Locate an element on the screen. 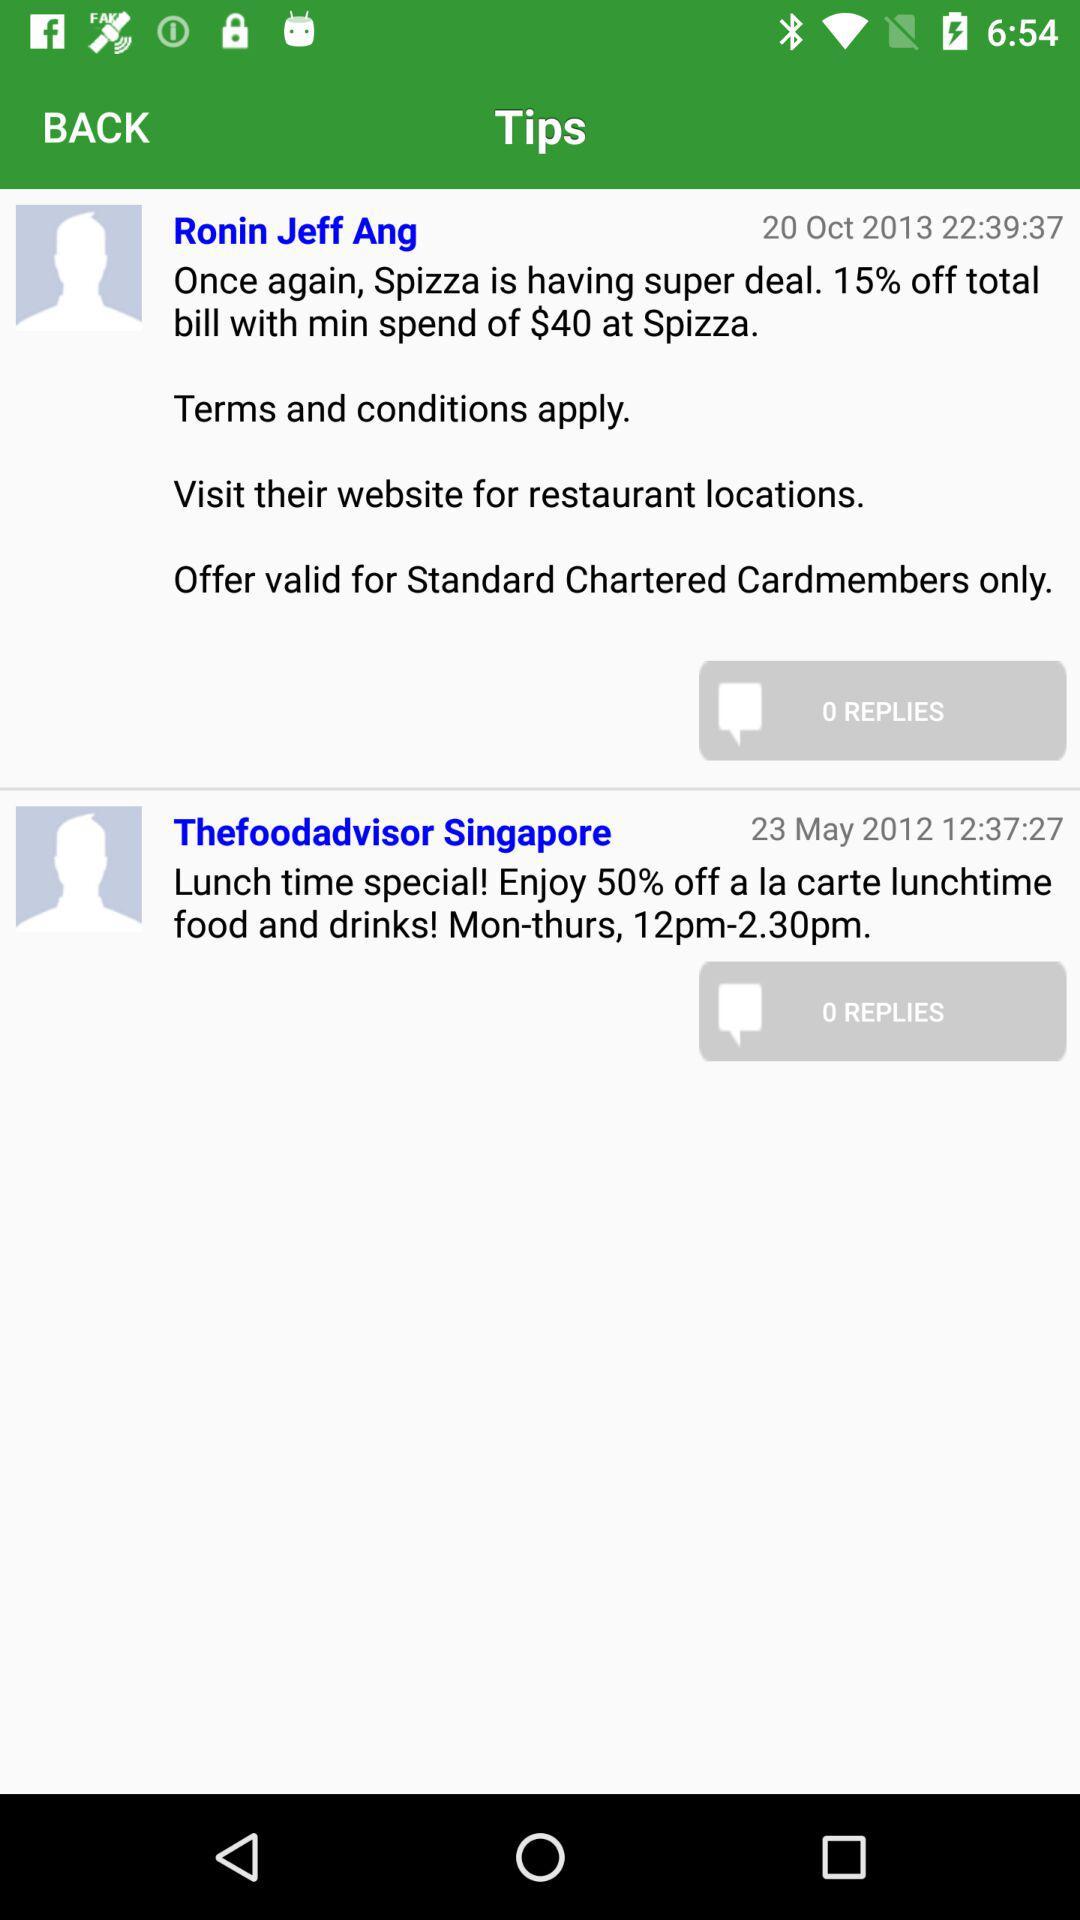 This screenshot has height=1920, width=1080. item above lunch time special item is located at coordinates (392, 823).